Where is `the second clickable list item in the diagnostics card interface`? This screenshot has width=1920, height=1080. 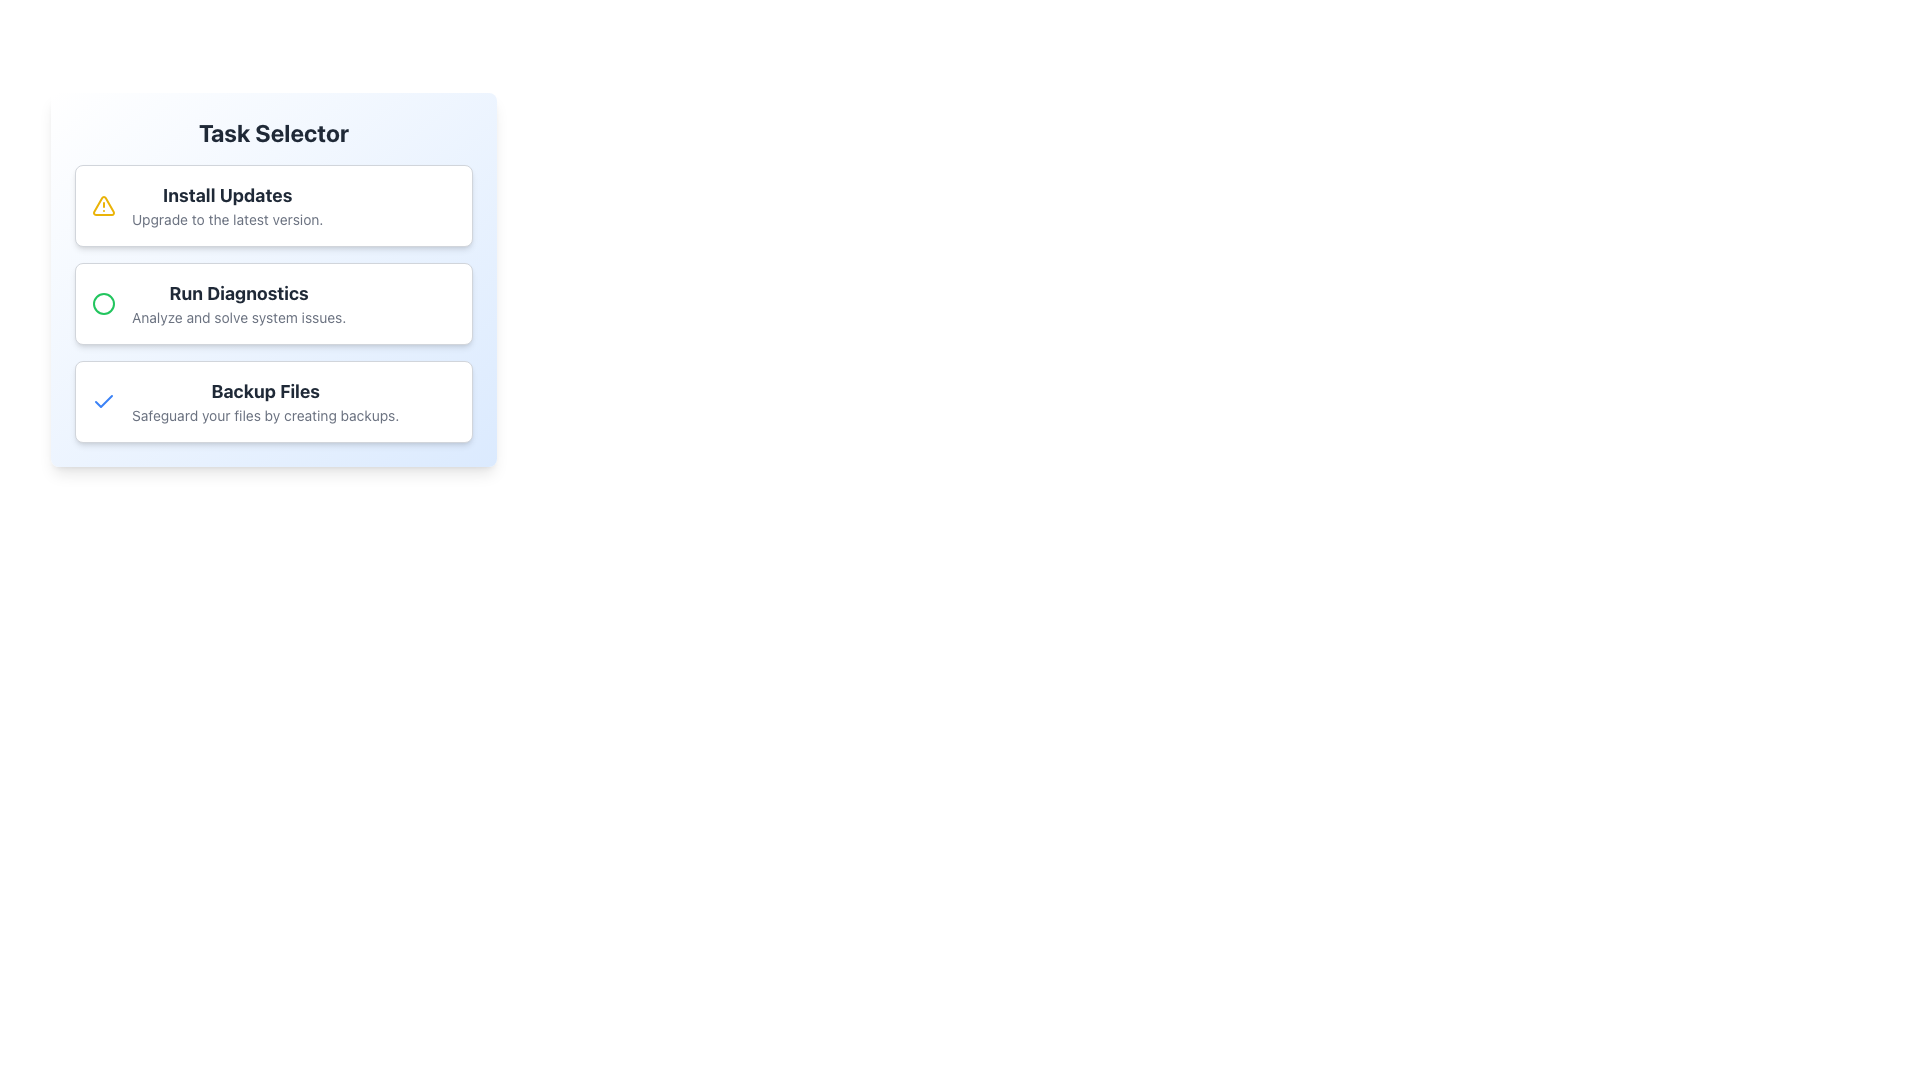
the second clickable list item in the diagnostics card interface is located at coordinates (272, 304).